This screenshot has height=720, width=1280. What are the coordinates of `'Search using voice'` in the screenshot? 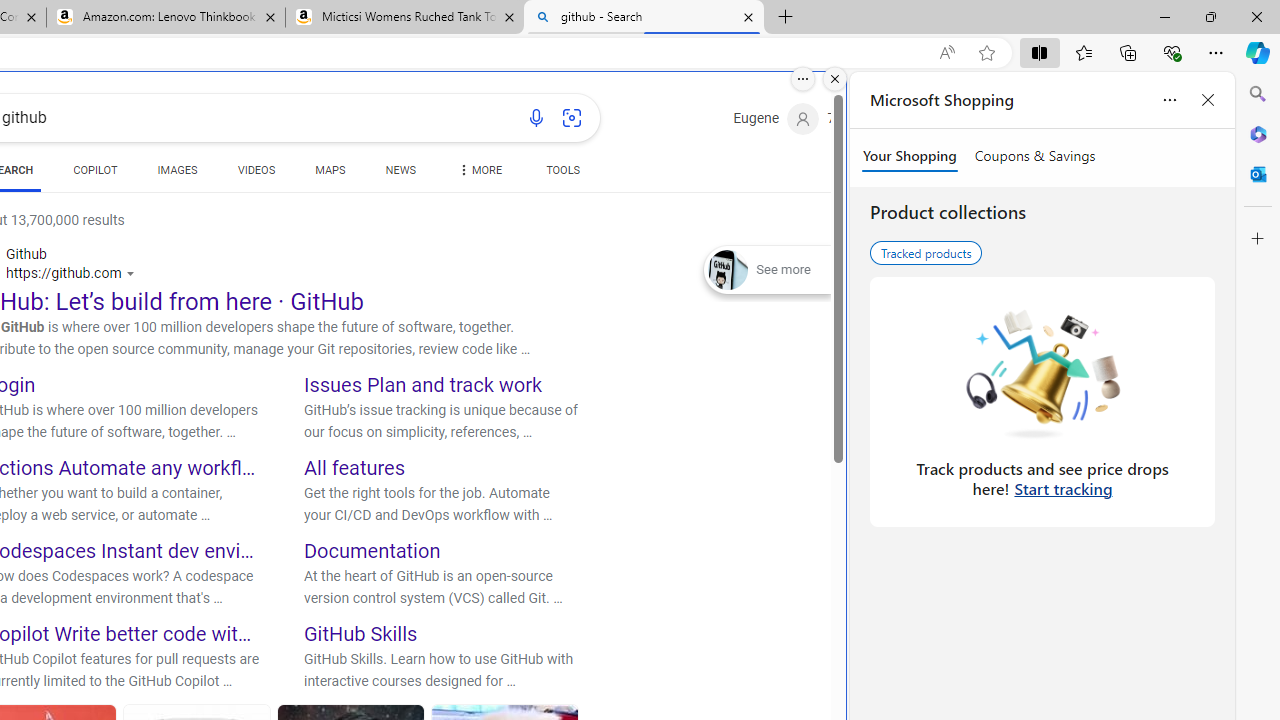 It's located at (536, 118).